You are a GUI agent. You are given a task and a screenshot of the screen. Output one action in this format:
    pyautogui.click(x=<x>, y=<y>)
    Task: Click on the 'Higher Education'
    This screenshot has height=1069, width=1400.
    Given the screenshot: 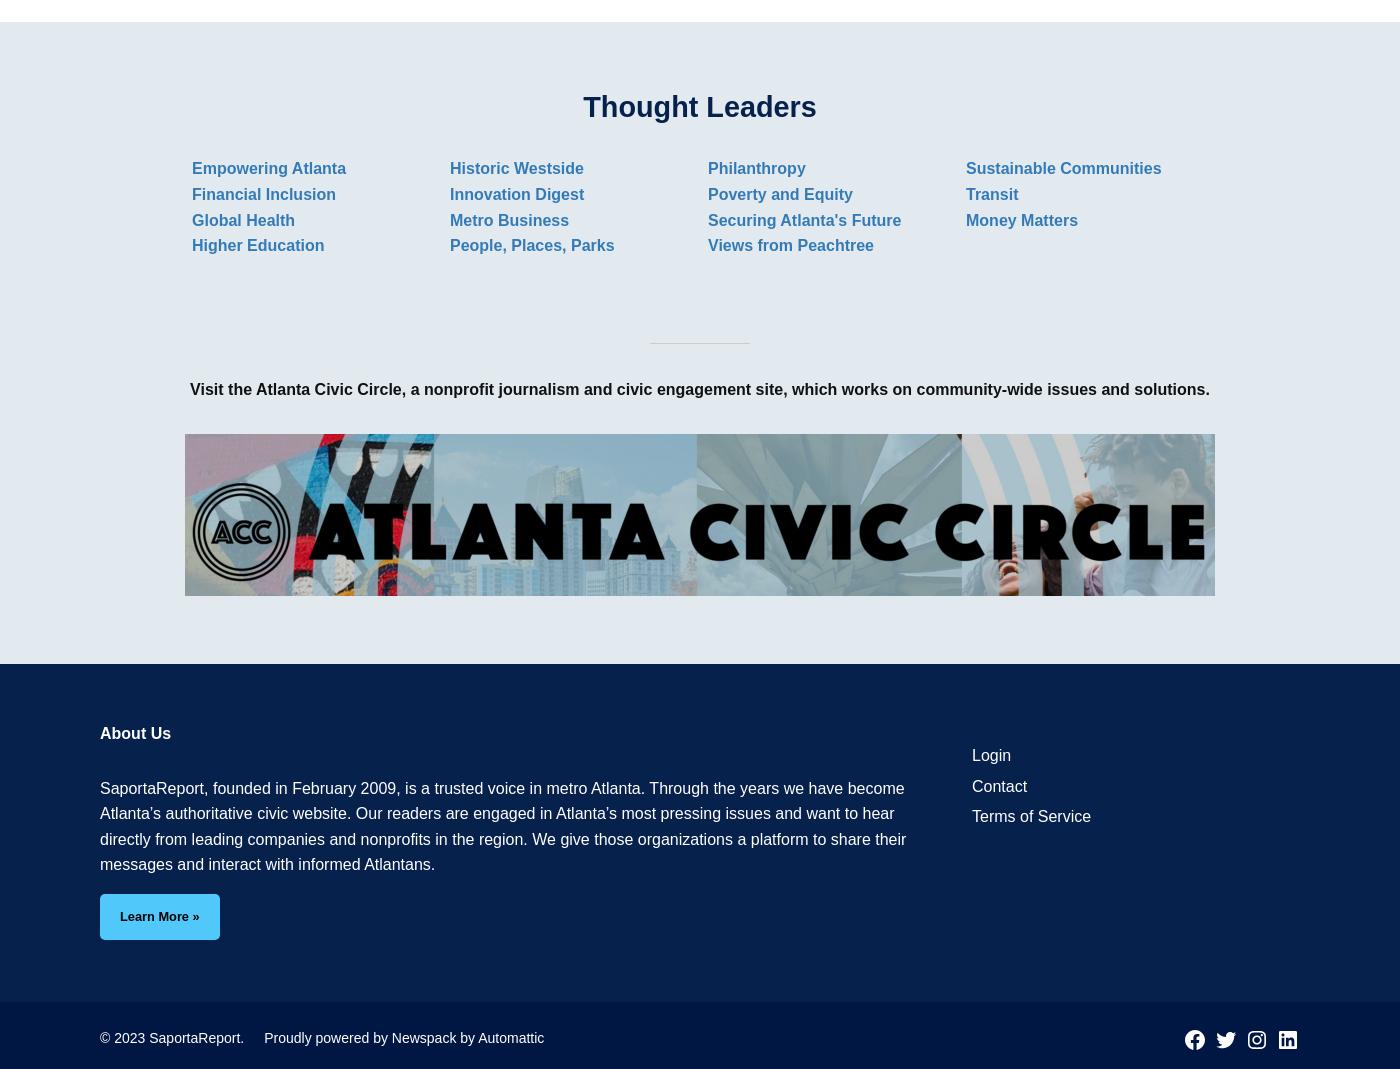 What is the action you would take?
    pyautogui.click(x=258, y=244)
    